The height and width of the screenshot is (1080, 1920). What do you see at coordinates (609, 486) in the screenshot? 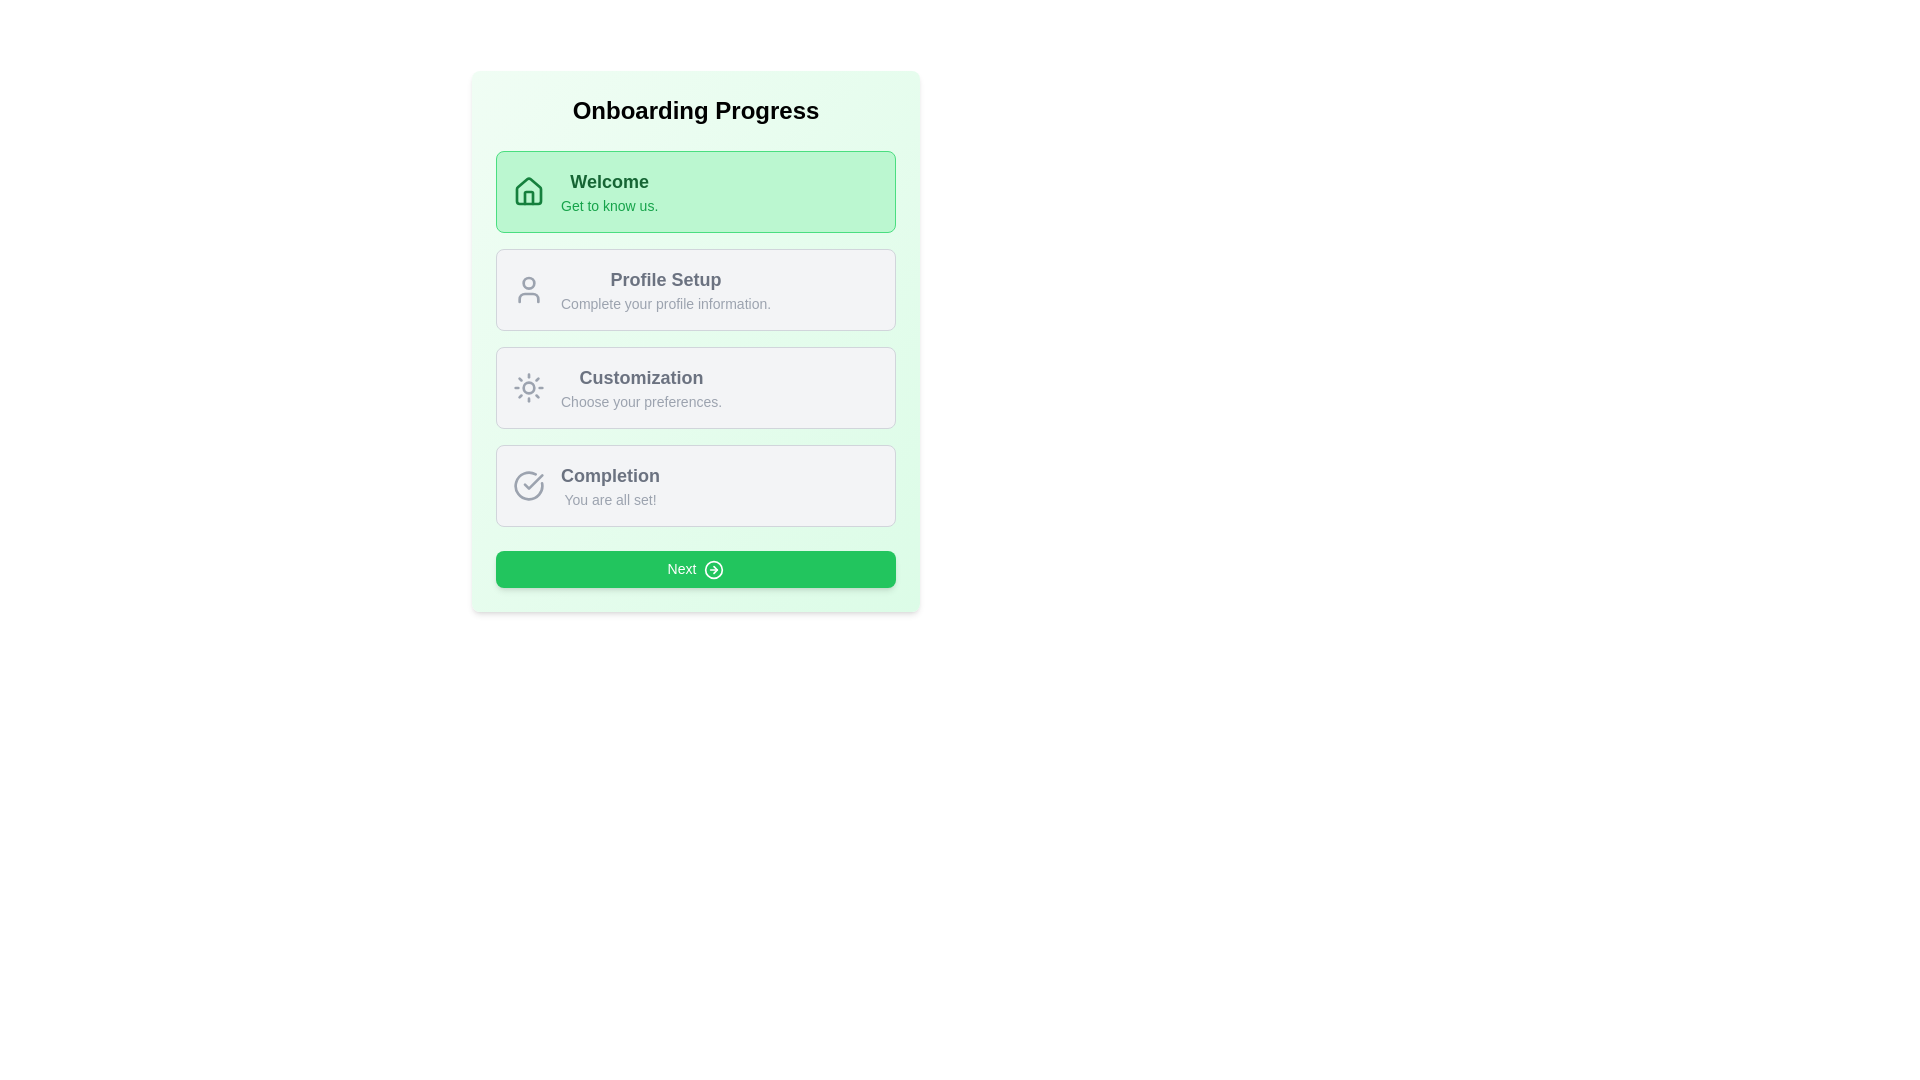
I see `the Informational text block indicating the completion of the onboarding process, which is located above the 'Next' button in the onboarding progress interface` at bounding box center [609, 486].